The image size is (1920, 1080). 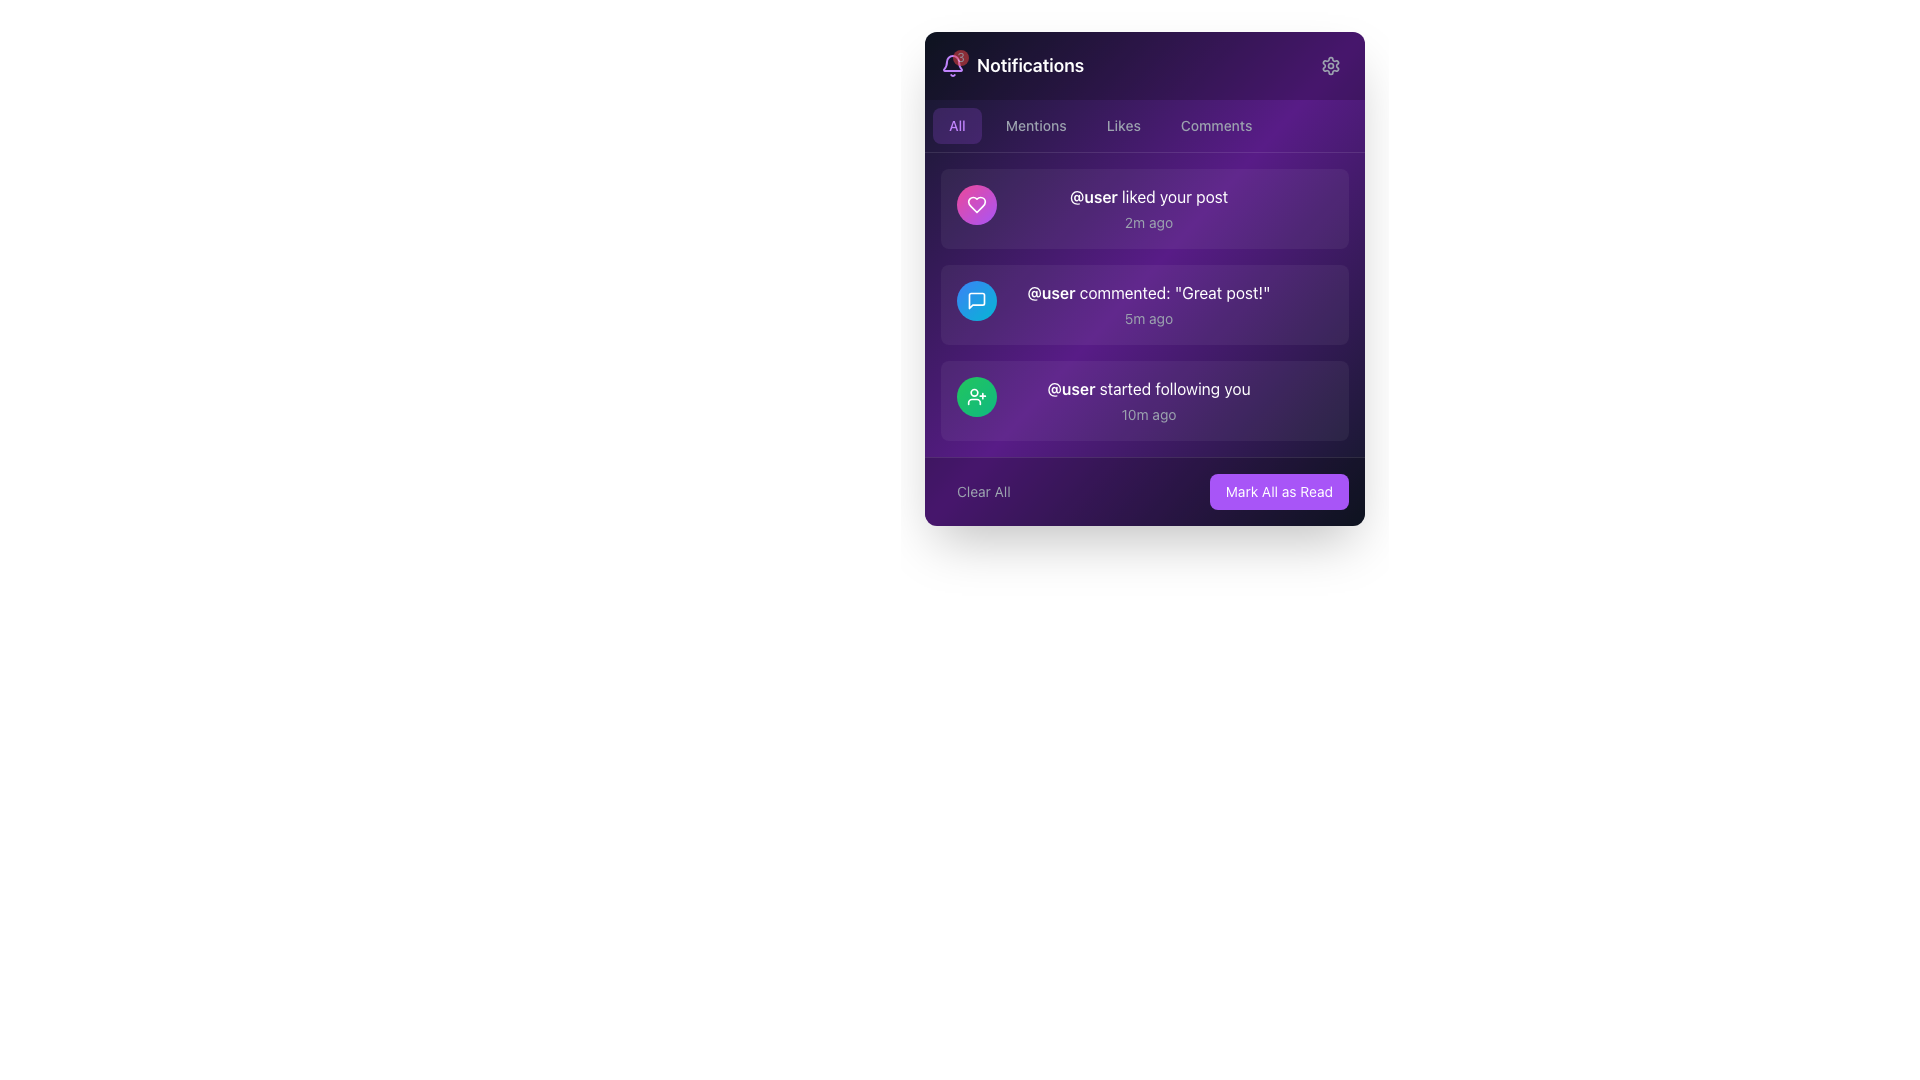 What do you see at coordinates (1148, 401) in the screenshot?
I see `text of the notification that displays '@user started following you' in bold white font on a purple background, located in the notification panel` at bounding box center [1148, 401].